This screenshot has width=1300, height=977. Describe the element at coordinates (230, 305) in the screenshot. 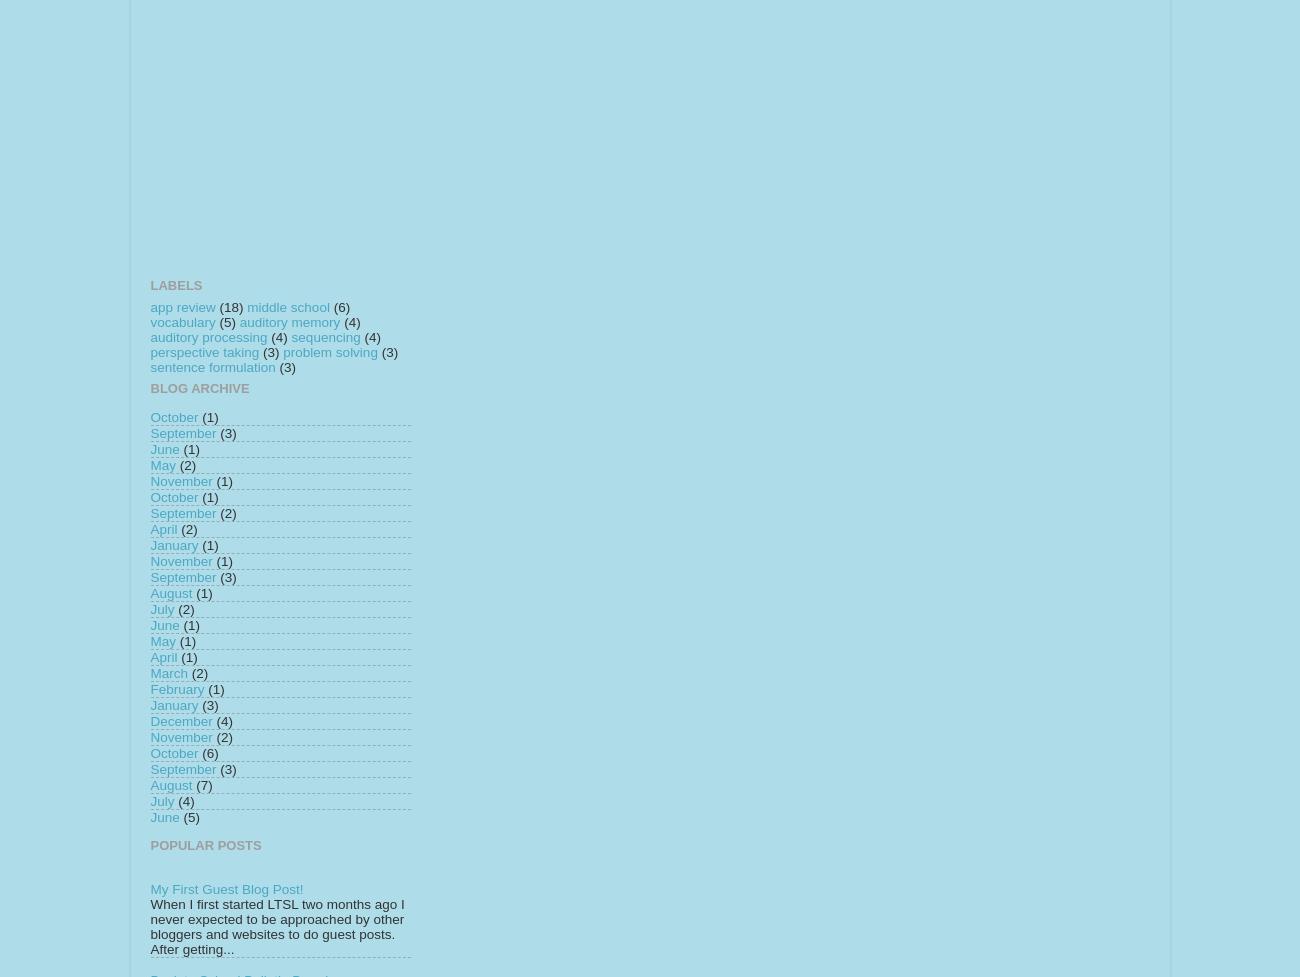

I see `'(18)'` at that location.